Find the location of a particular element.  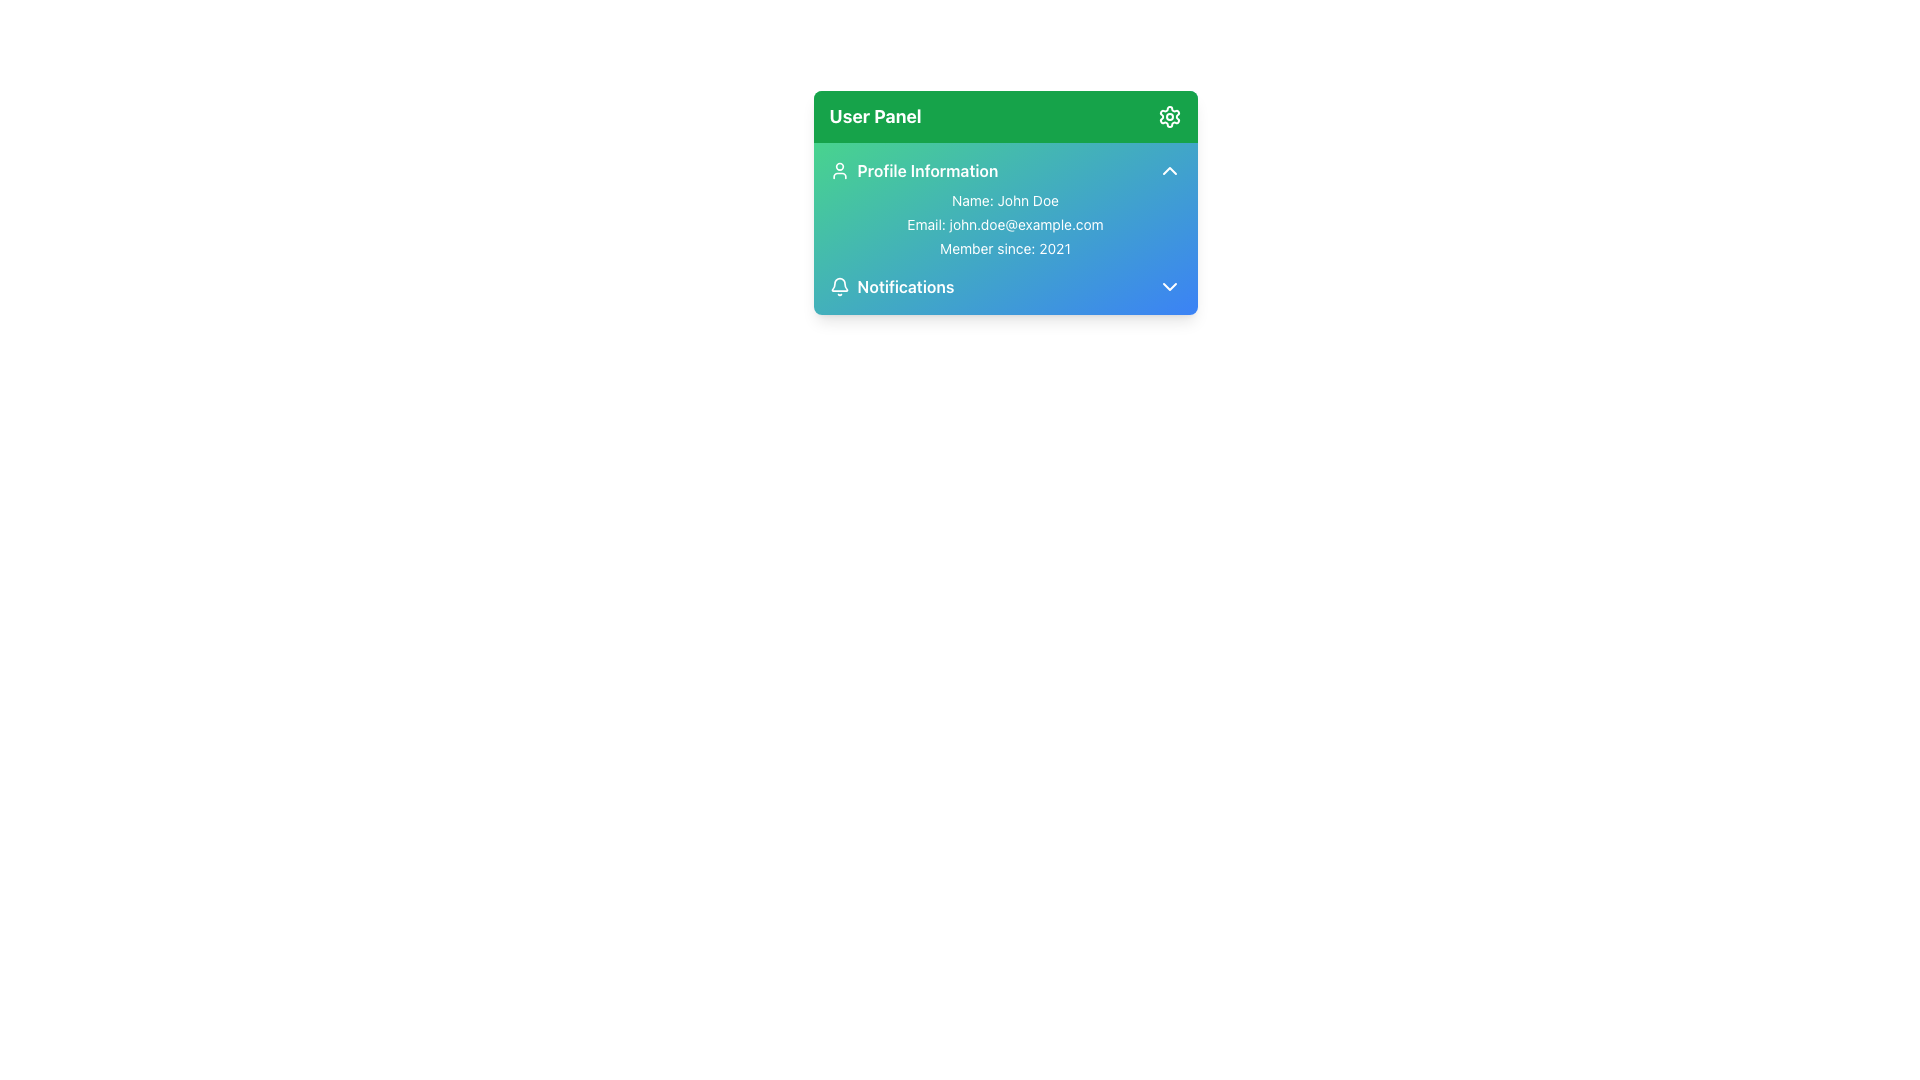

the user or profile information icon located in the top-left corner of the Profile Information section is located at coordinates (839, 169).